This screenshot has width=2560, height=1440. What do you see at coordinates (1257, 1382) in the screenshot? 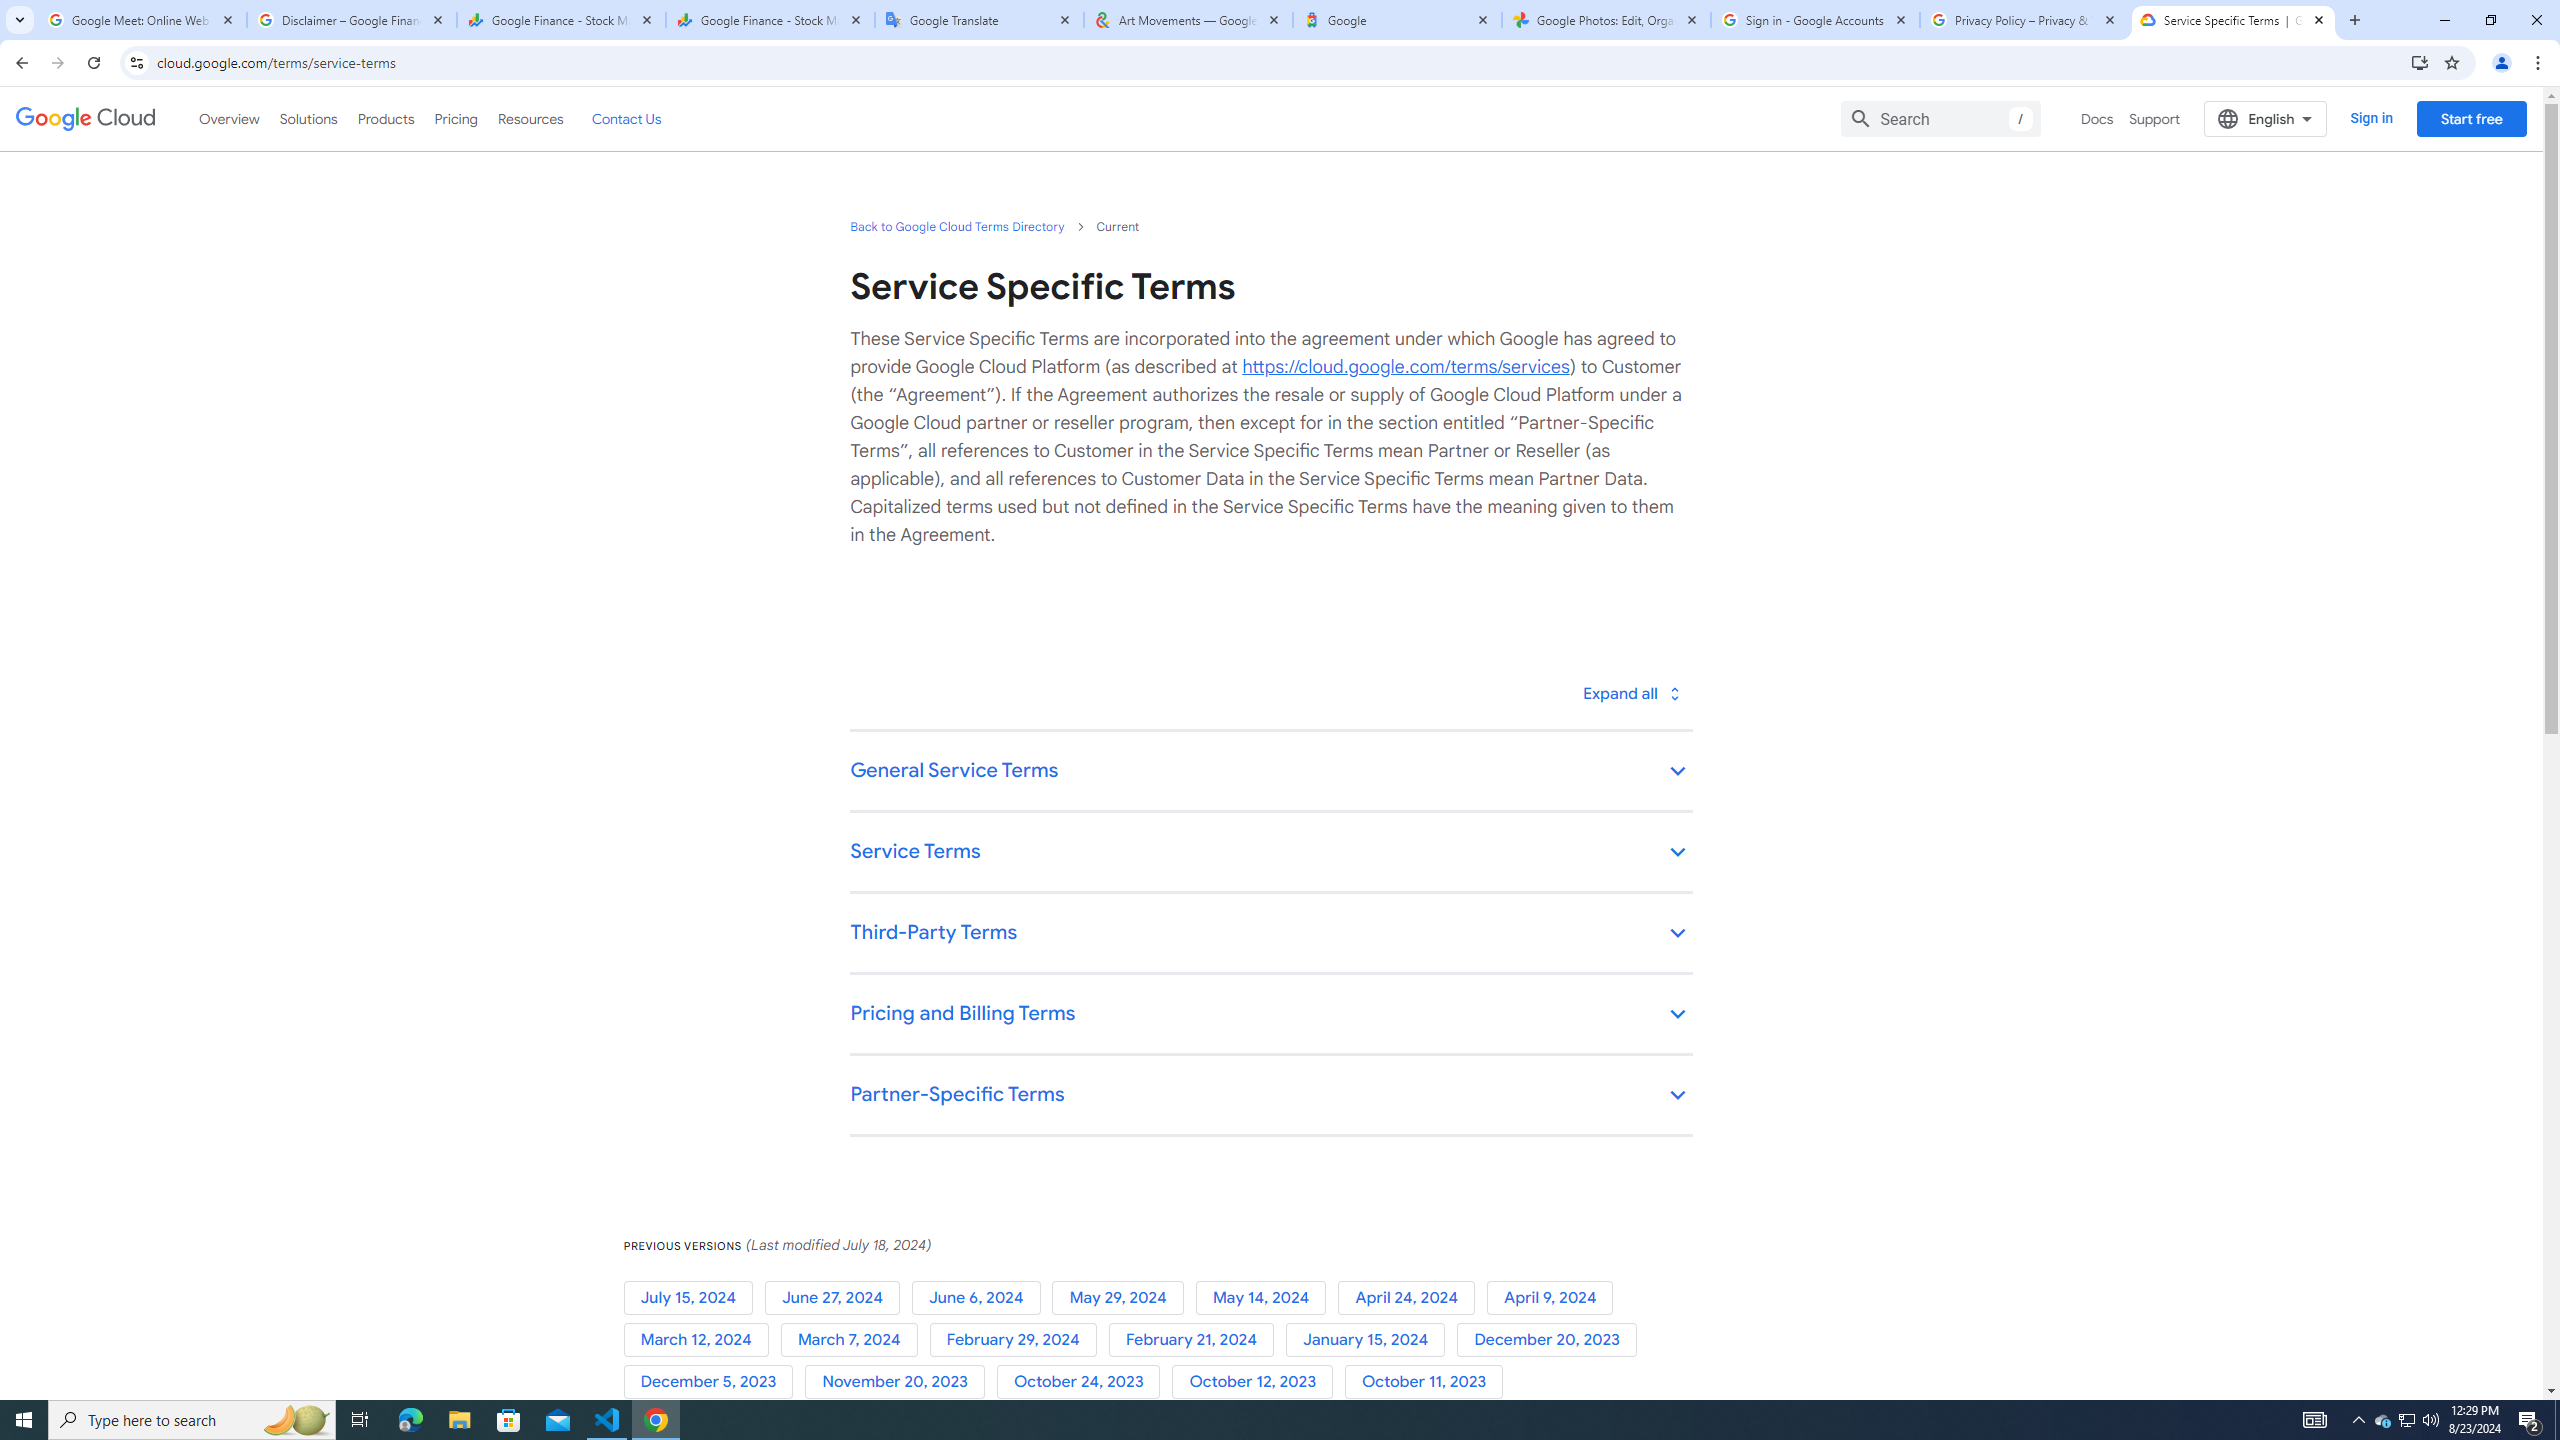
I see `'October 12, 2023'` at bounding box center [1257, 1382].